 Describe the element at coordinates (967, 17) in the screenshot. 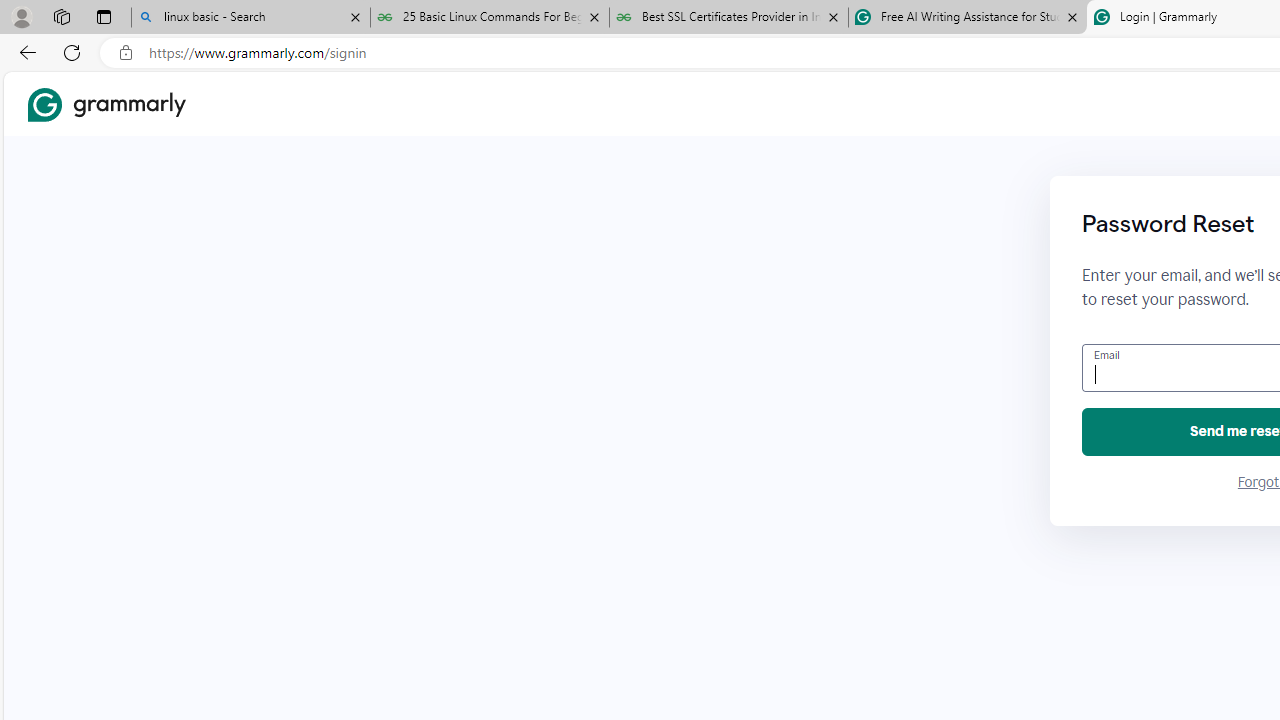

I see `'Free AI Writing Assistance for Students | Grammarly'` at that location.